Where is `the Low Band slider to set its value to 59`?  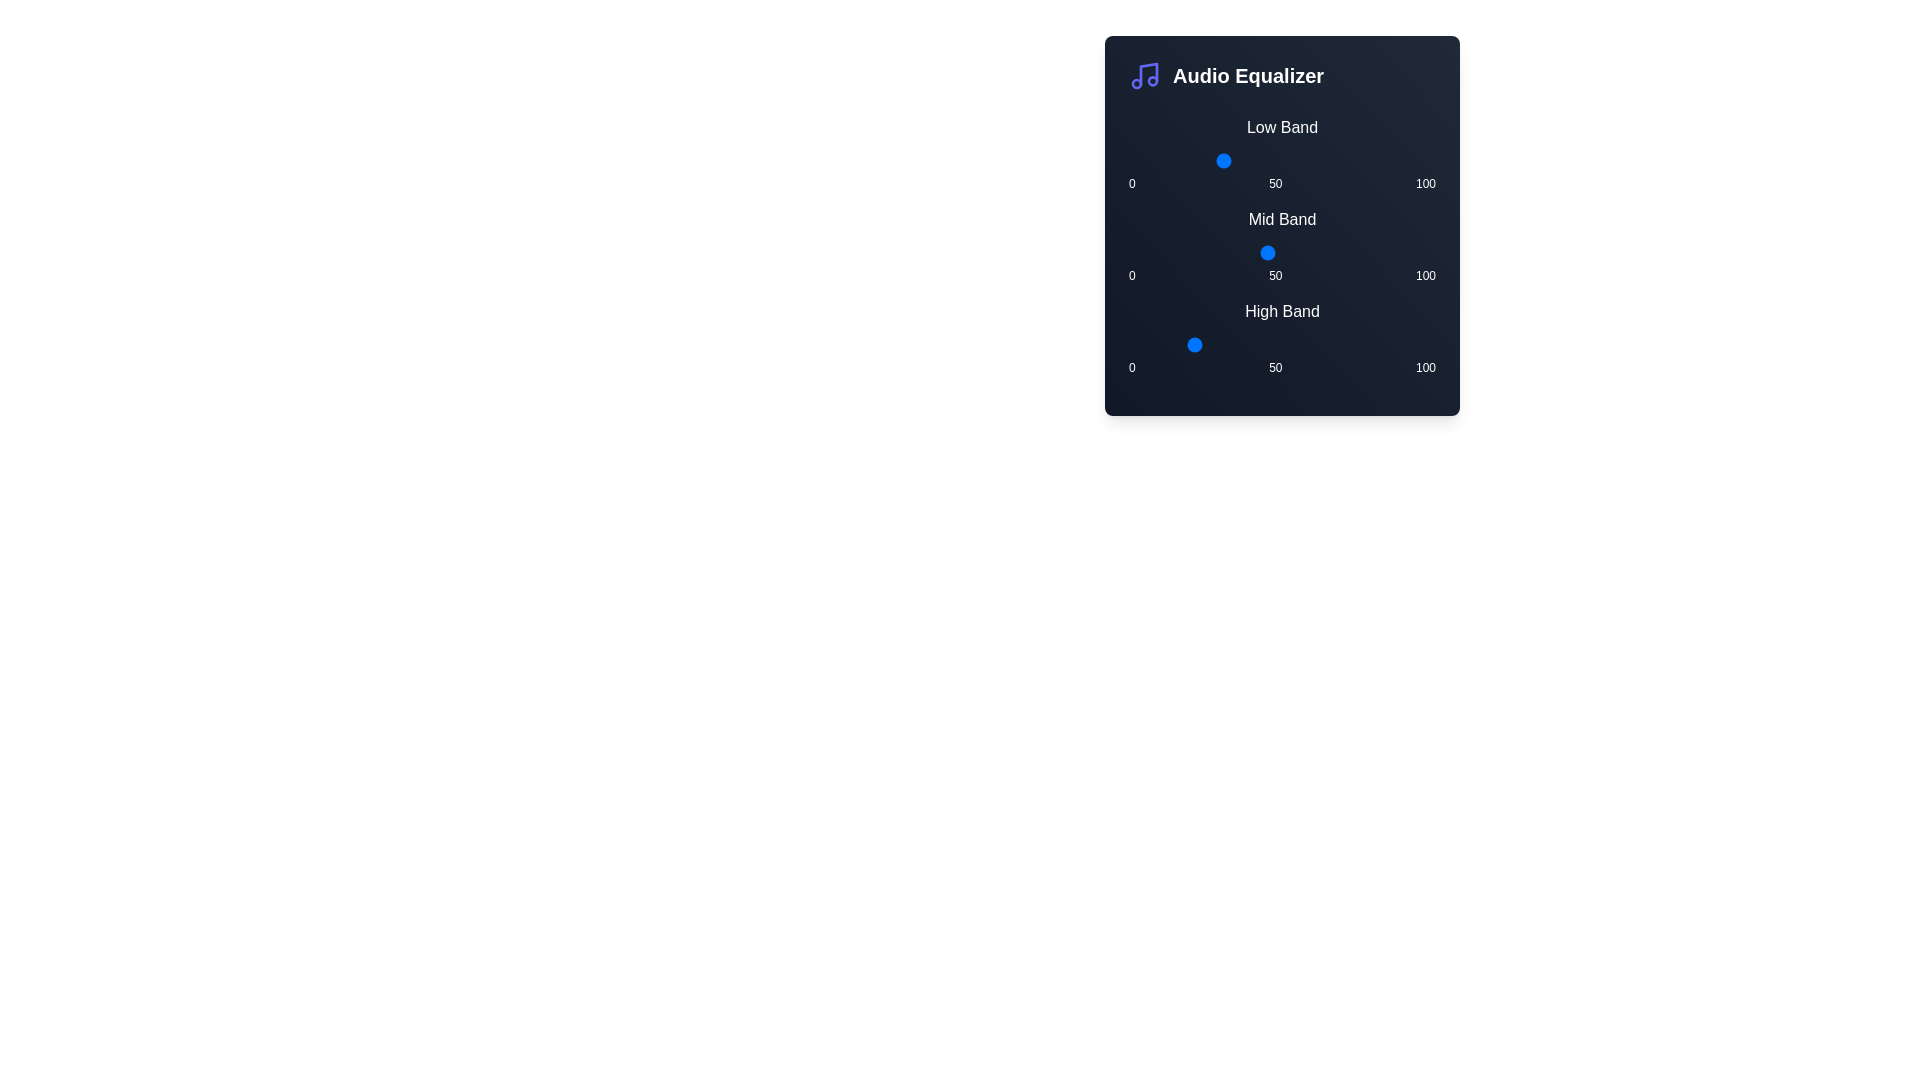
the Low Band slider to set its value to 59 is located at coordinates (1310, 160).